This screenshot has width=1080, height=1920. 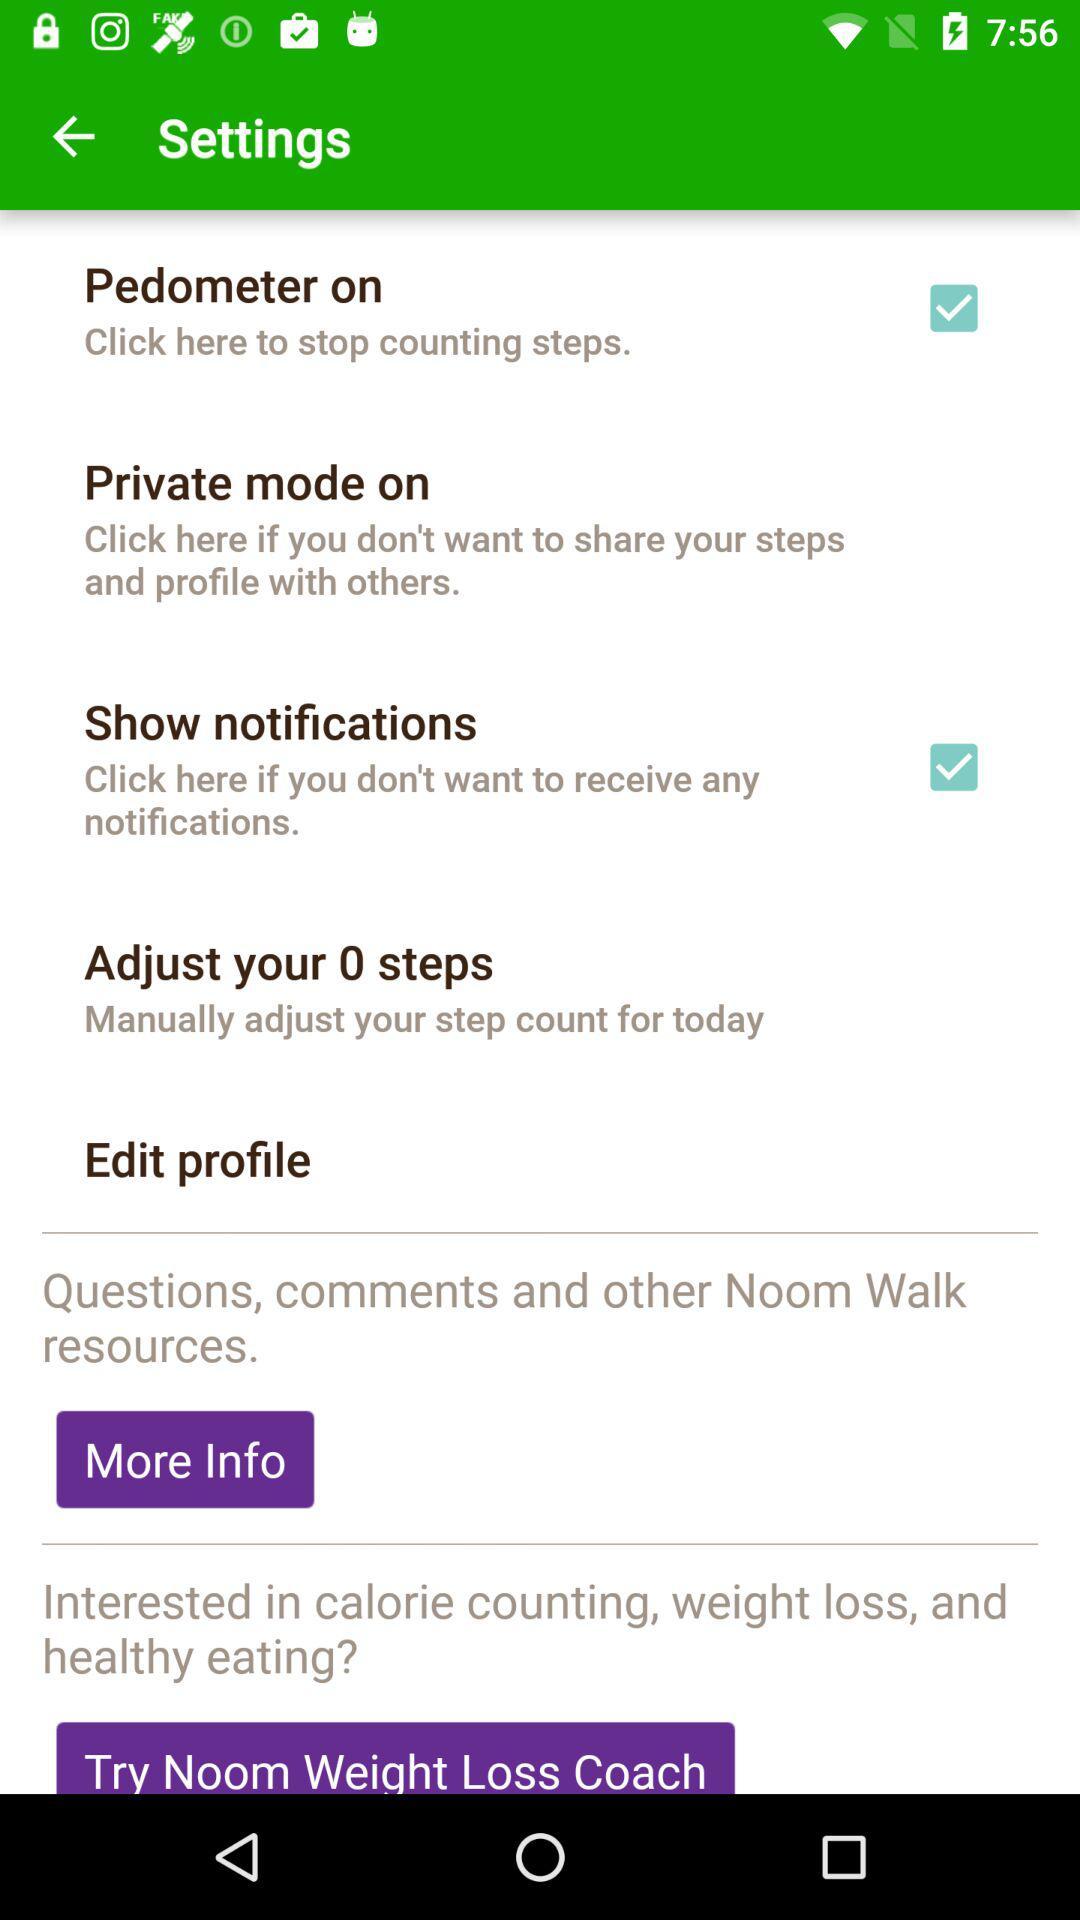 What do you see at coordinates (197, 1158) in the screenshot?
I see `the edit profile` at bounding box center [197, 1158].